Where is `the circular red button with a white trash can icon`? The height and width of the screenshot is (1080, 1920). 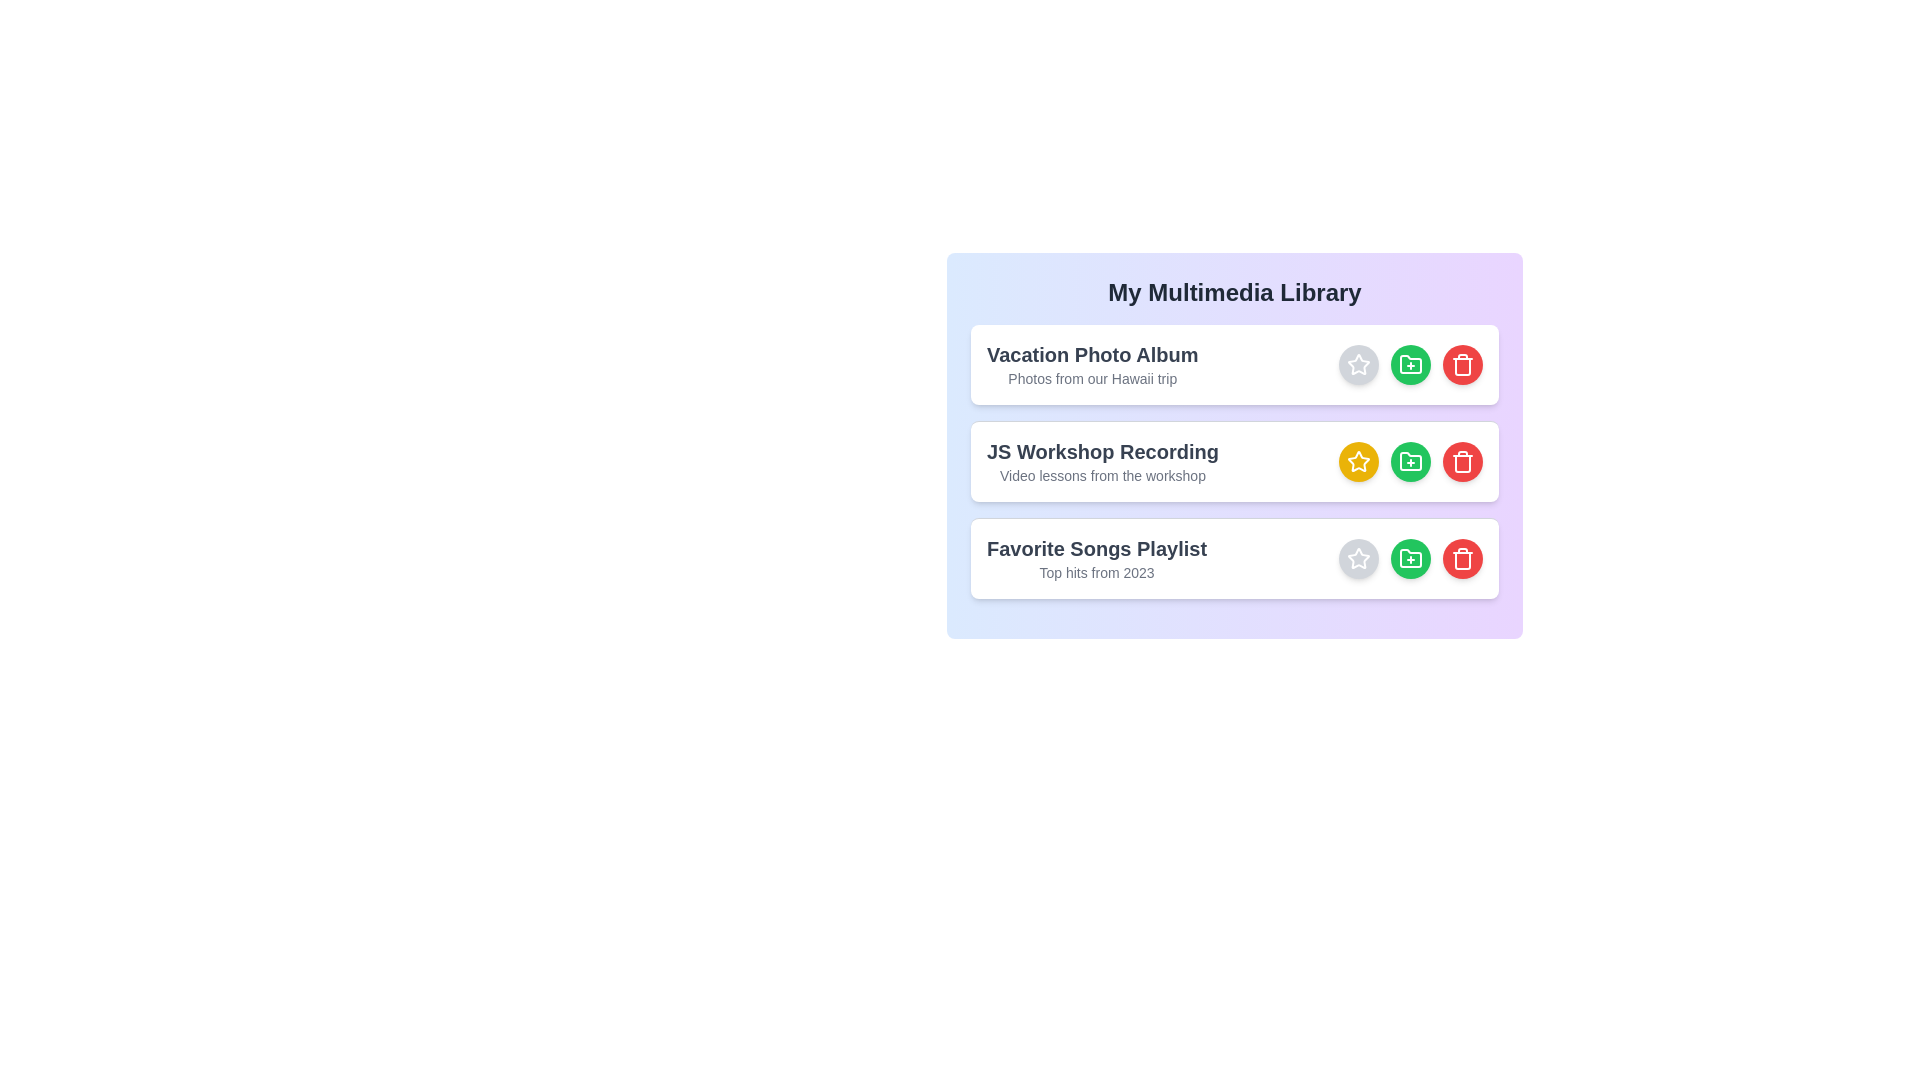
the circular red button with a white trash can icon is located at coordinates (1463, 365).